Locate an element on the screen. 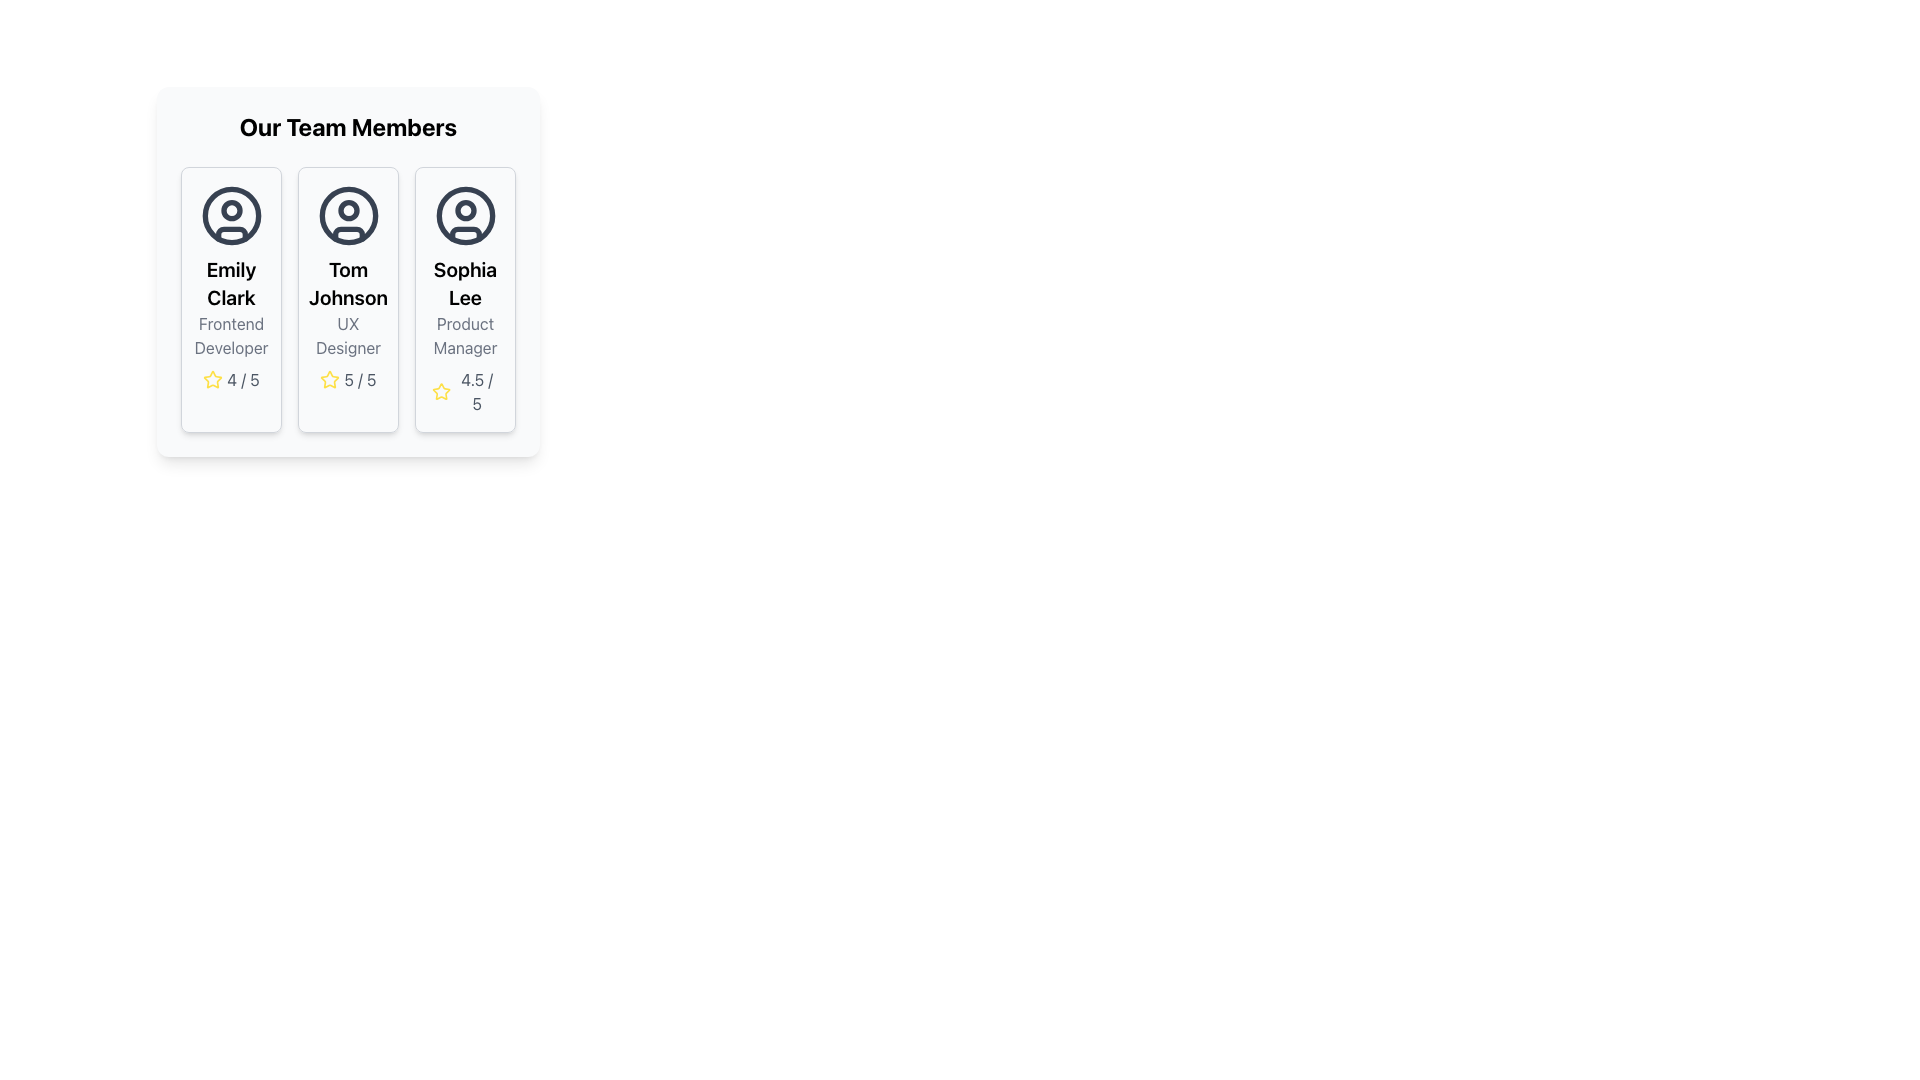 The width and height of the screenshot is (1920, 1080). the text label displaying the numerical rating value of 4.5 out of 5 for 'Sophia Lee' located in the third column under 'Our Team Members', between the yellow star icon and her role description is located at coordinates (476, 392).